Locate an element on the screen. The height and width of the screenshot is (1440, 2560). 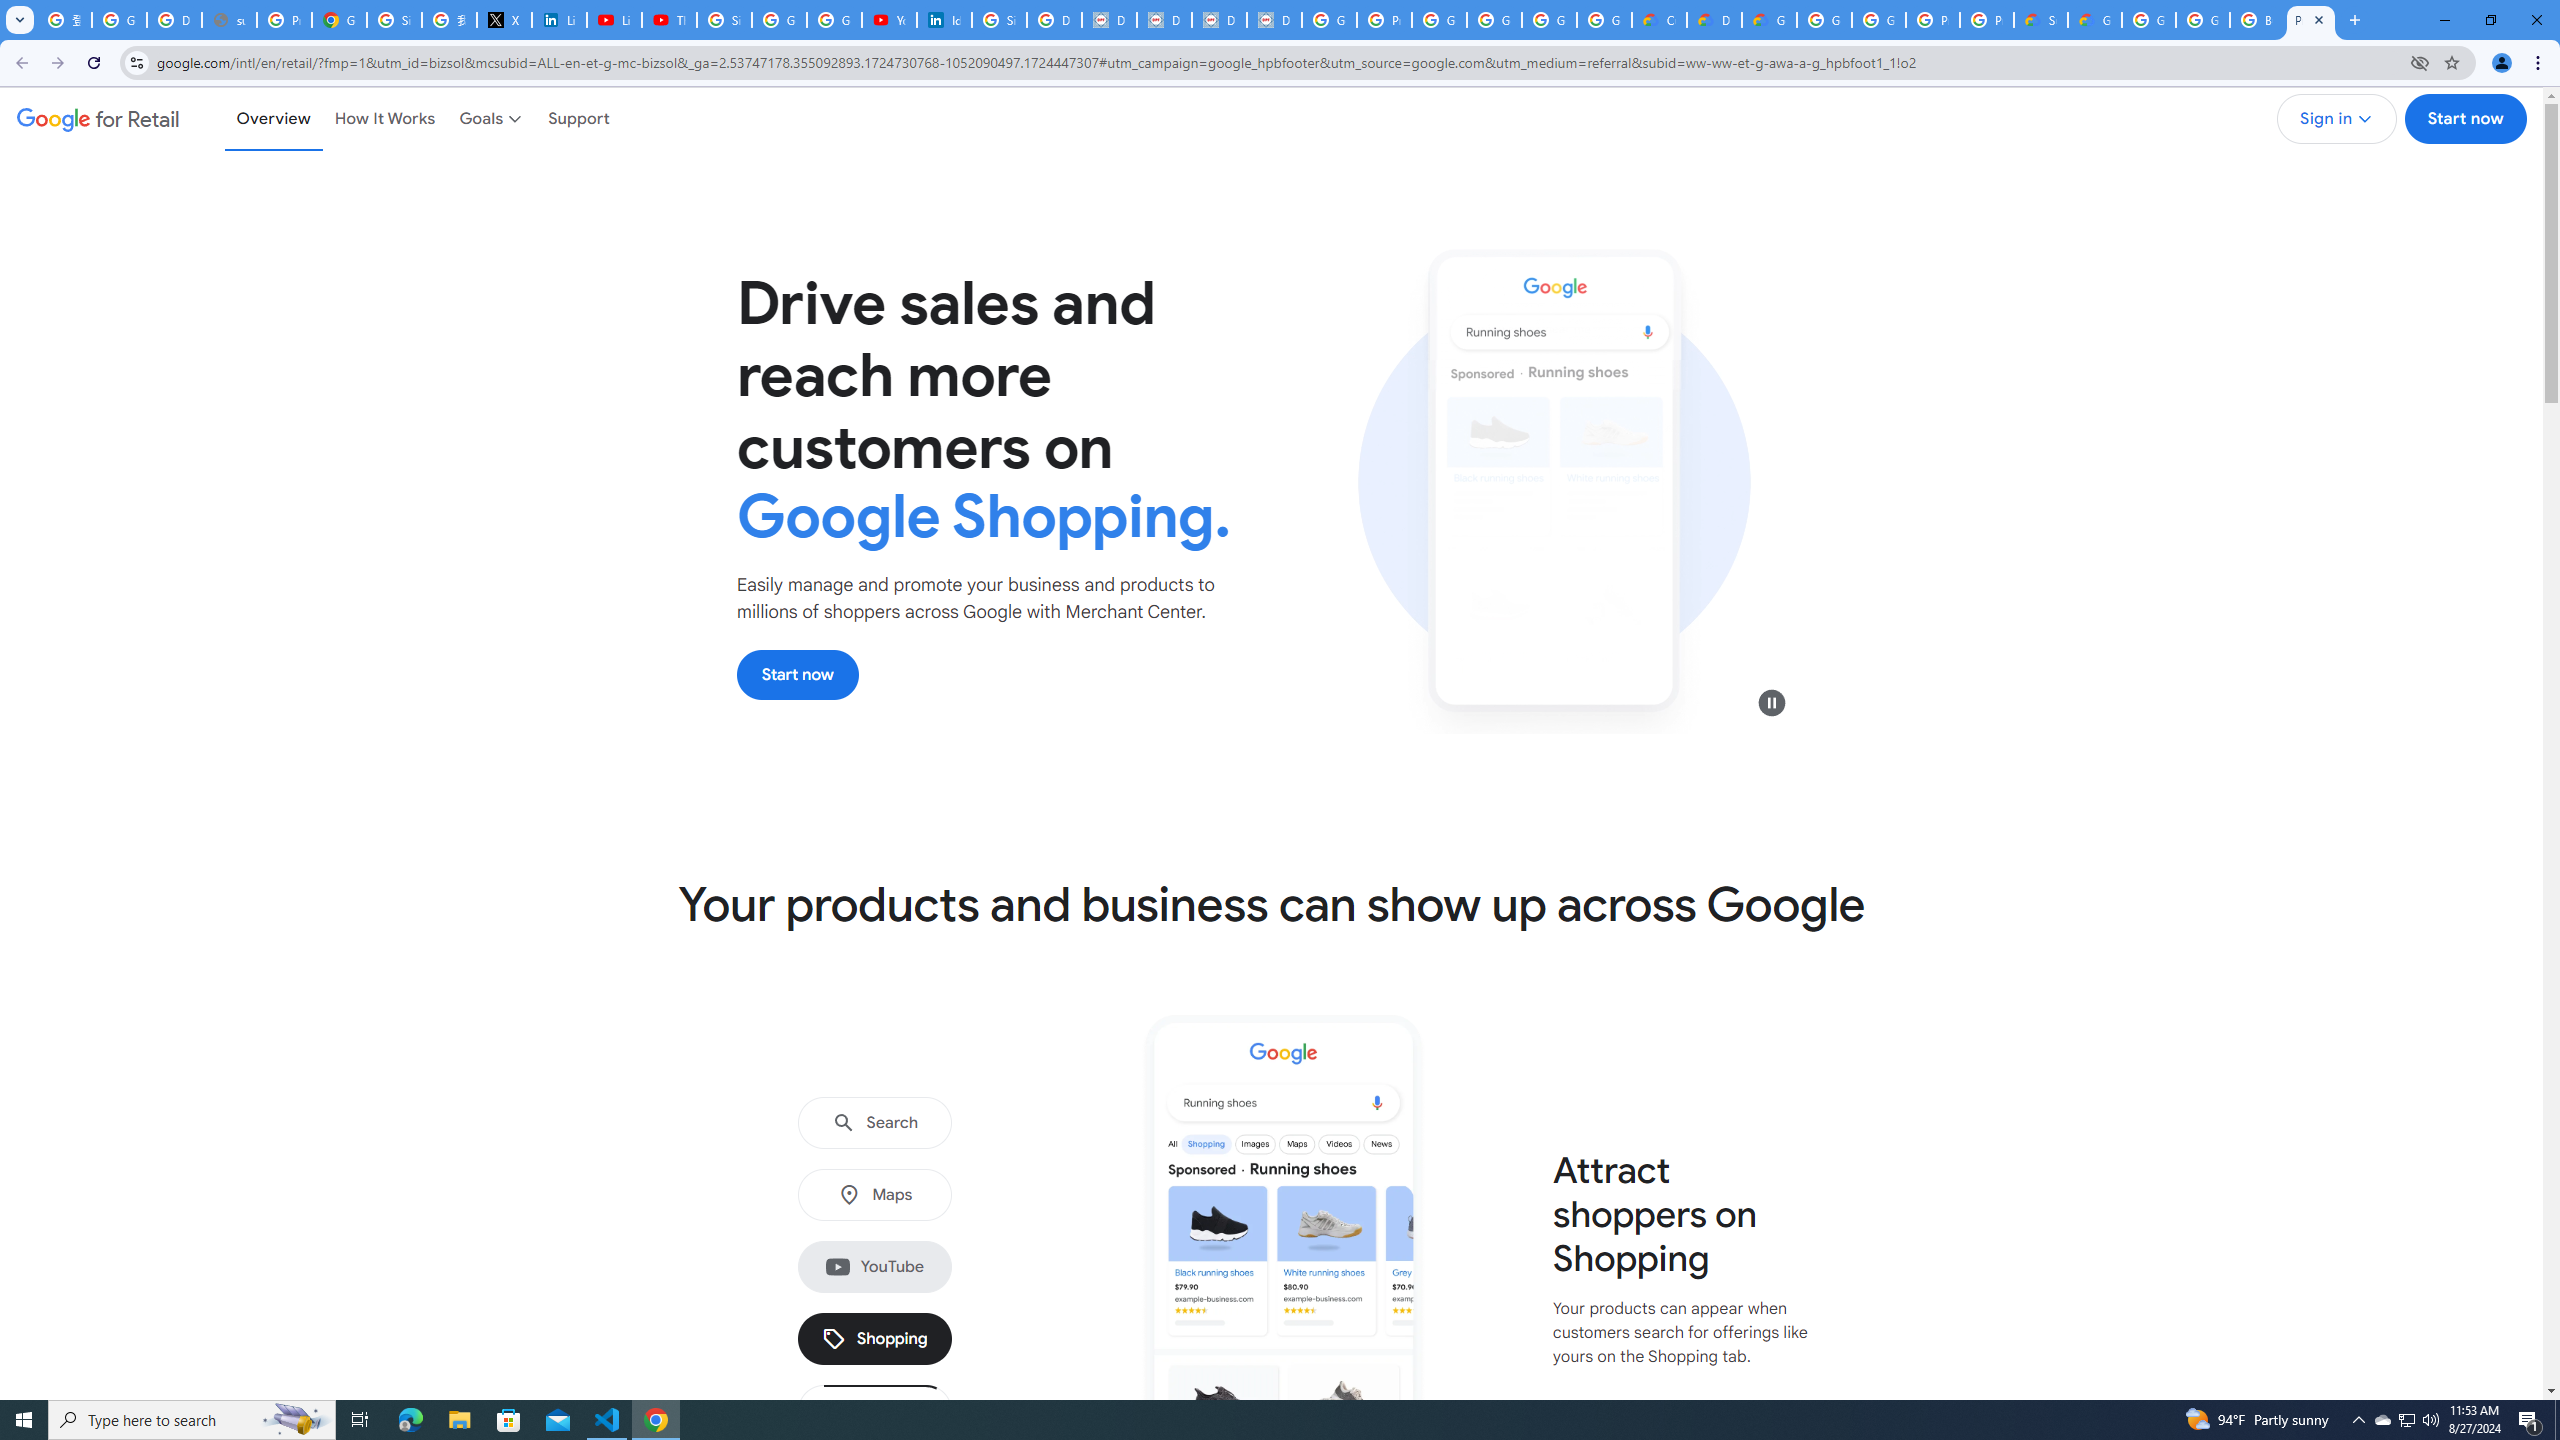
'Shopping' is located at coordinates (875, 1338).